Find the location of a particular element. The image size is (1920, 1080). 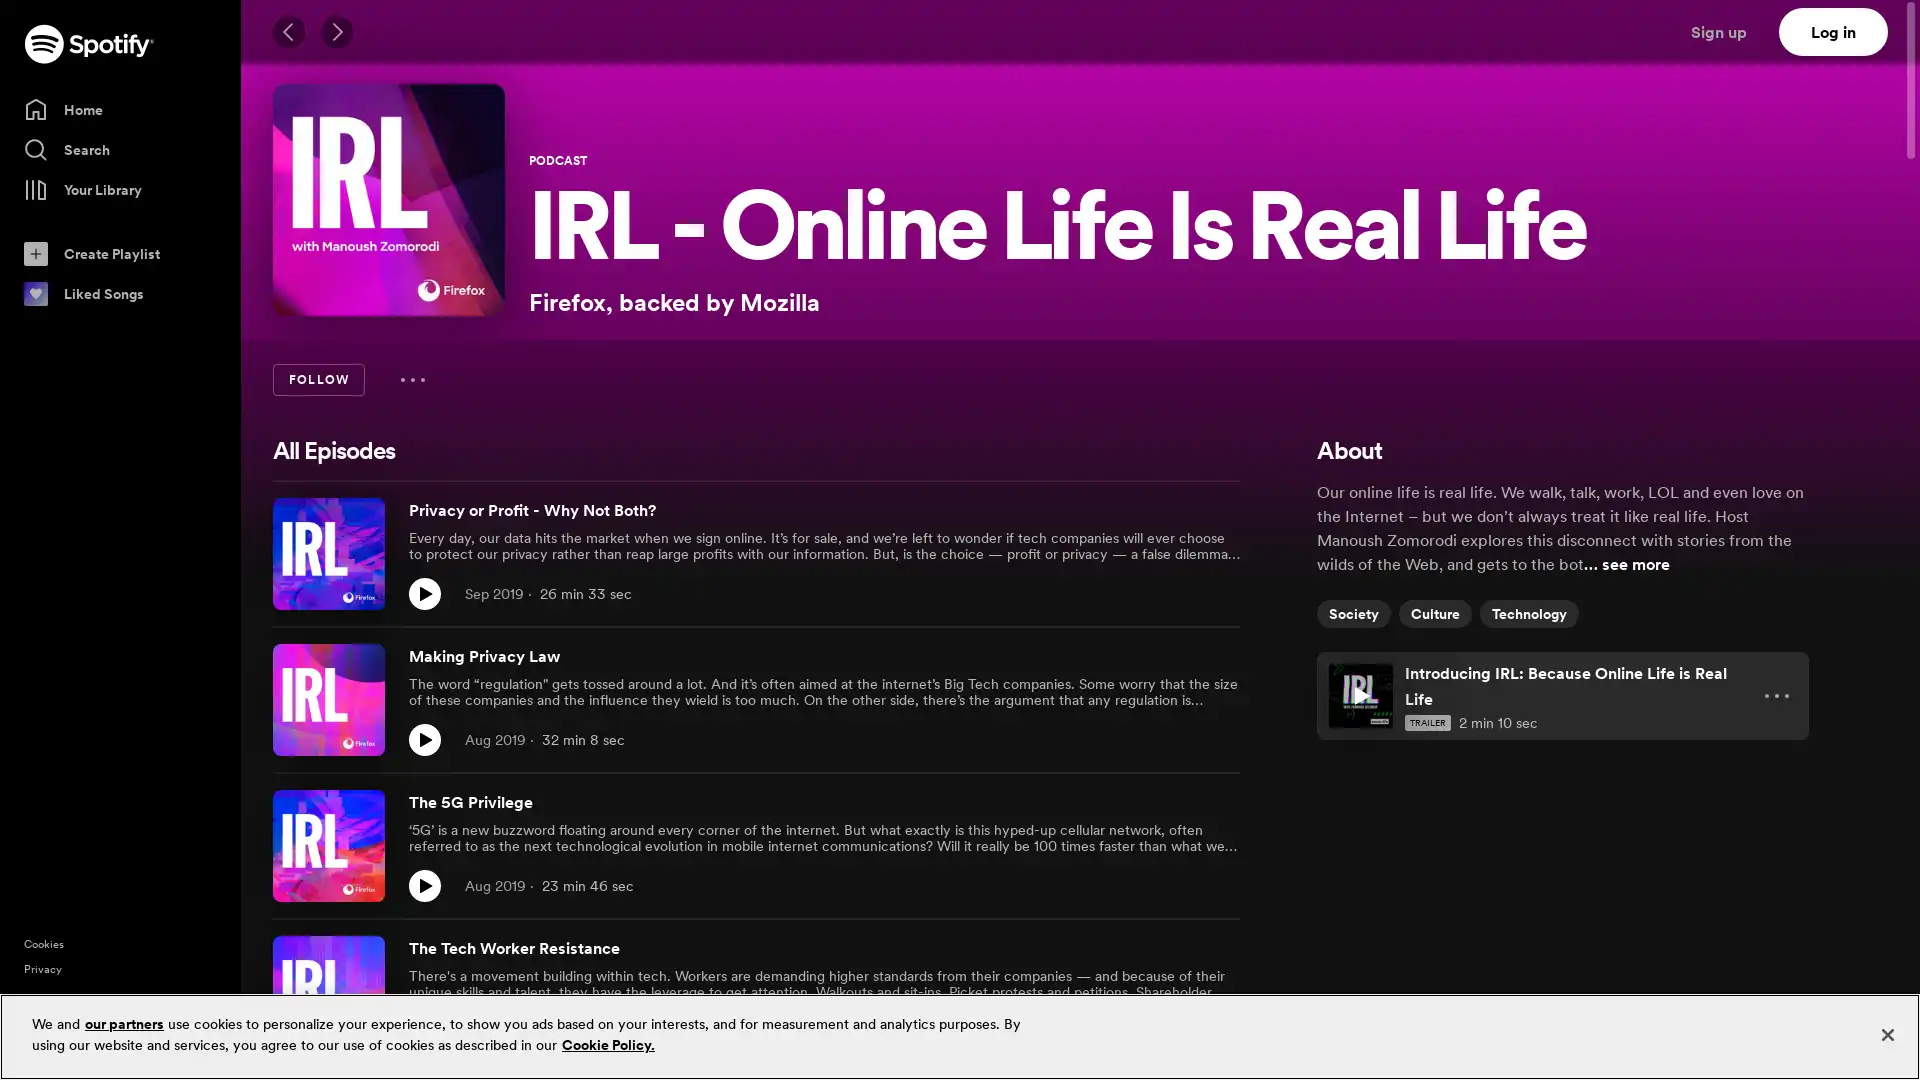

Share is located at coordinates (1180, 1032).